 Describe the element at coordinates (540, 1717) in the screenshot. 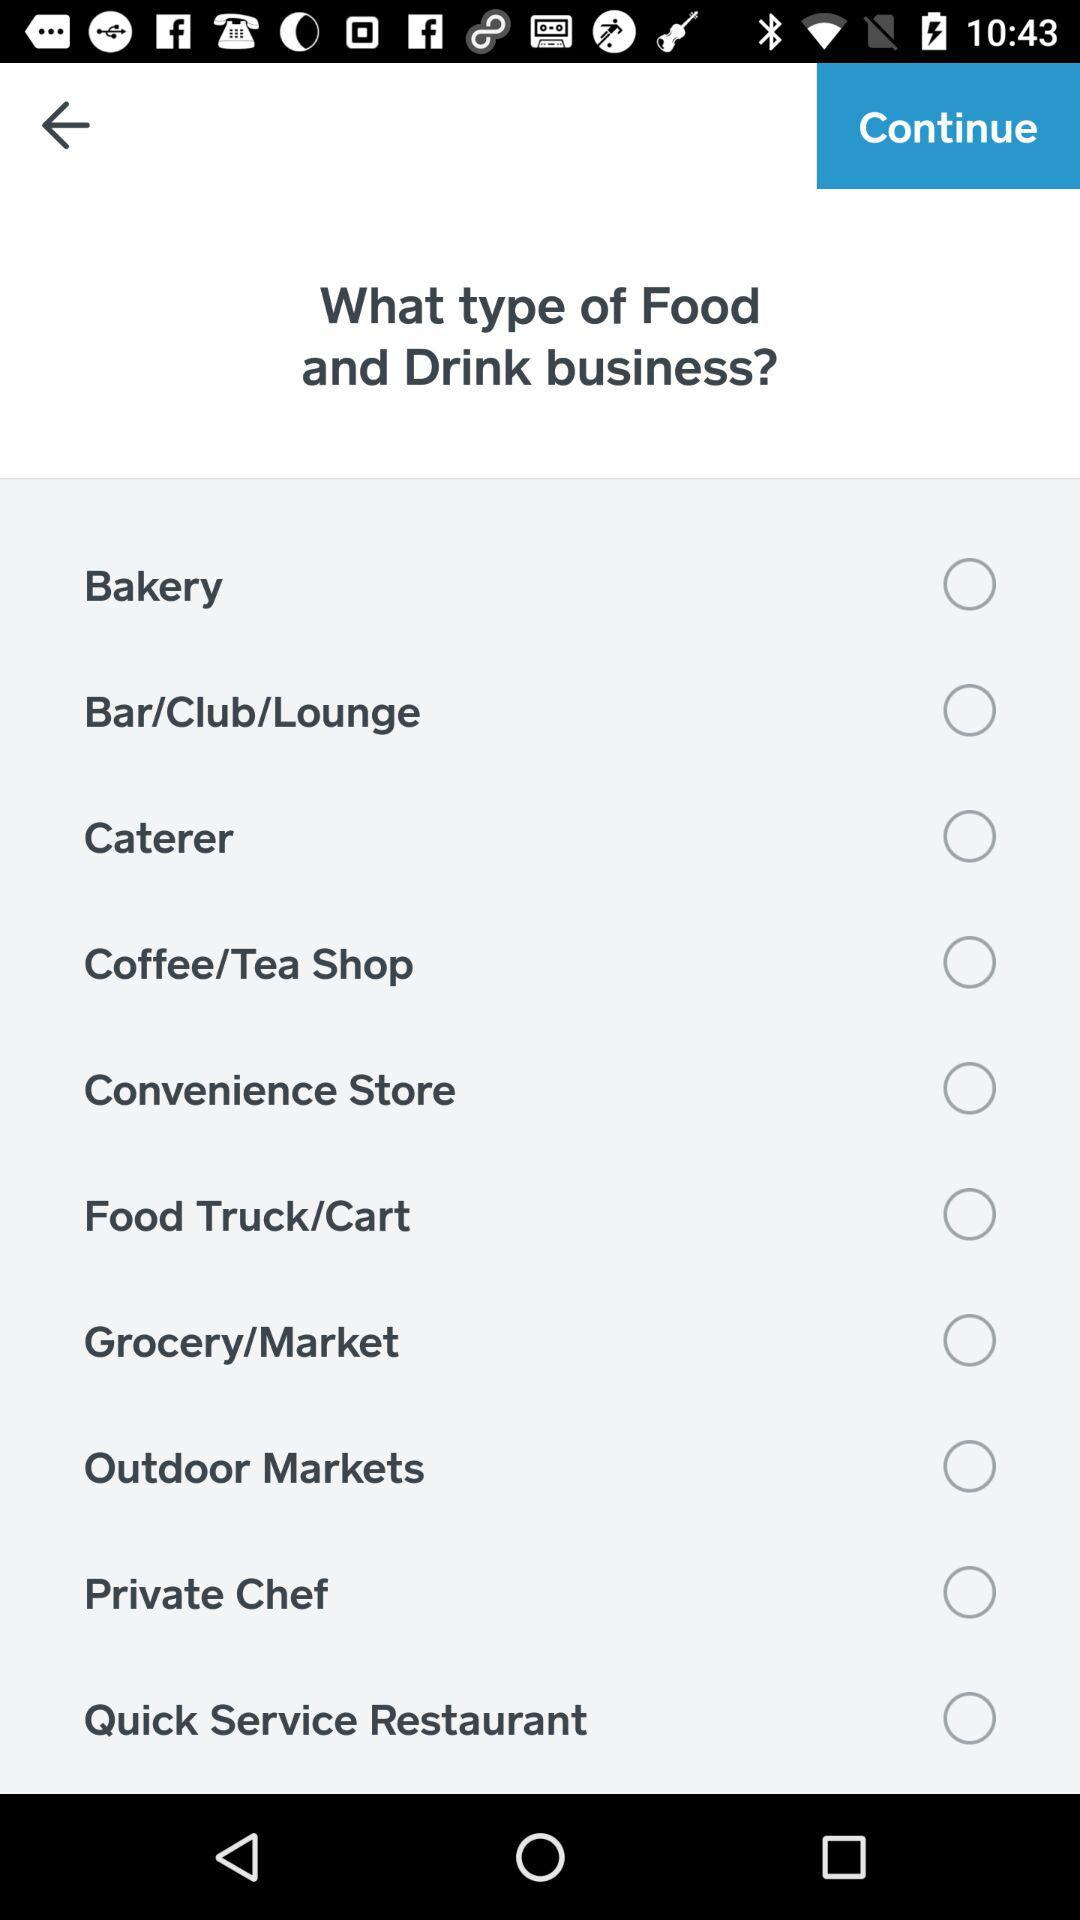

I see `icon above sit-down restaurant` at that location.